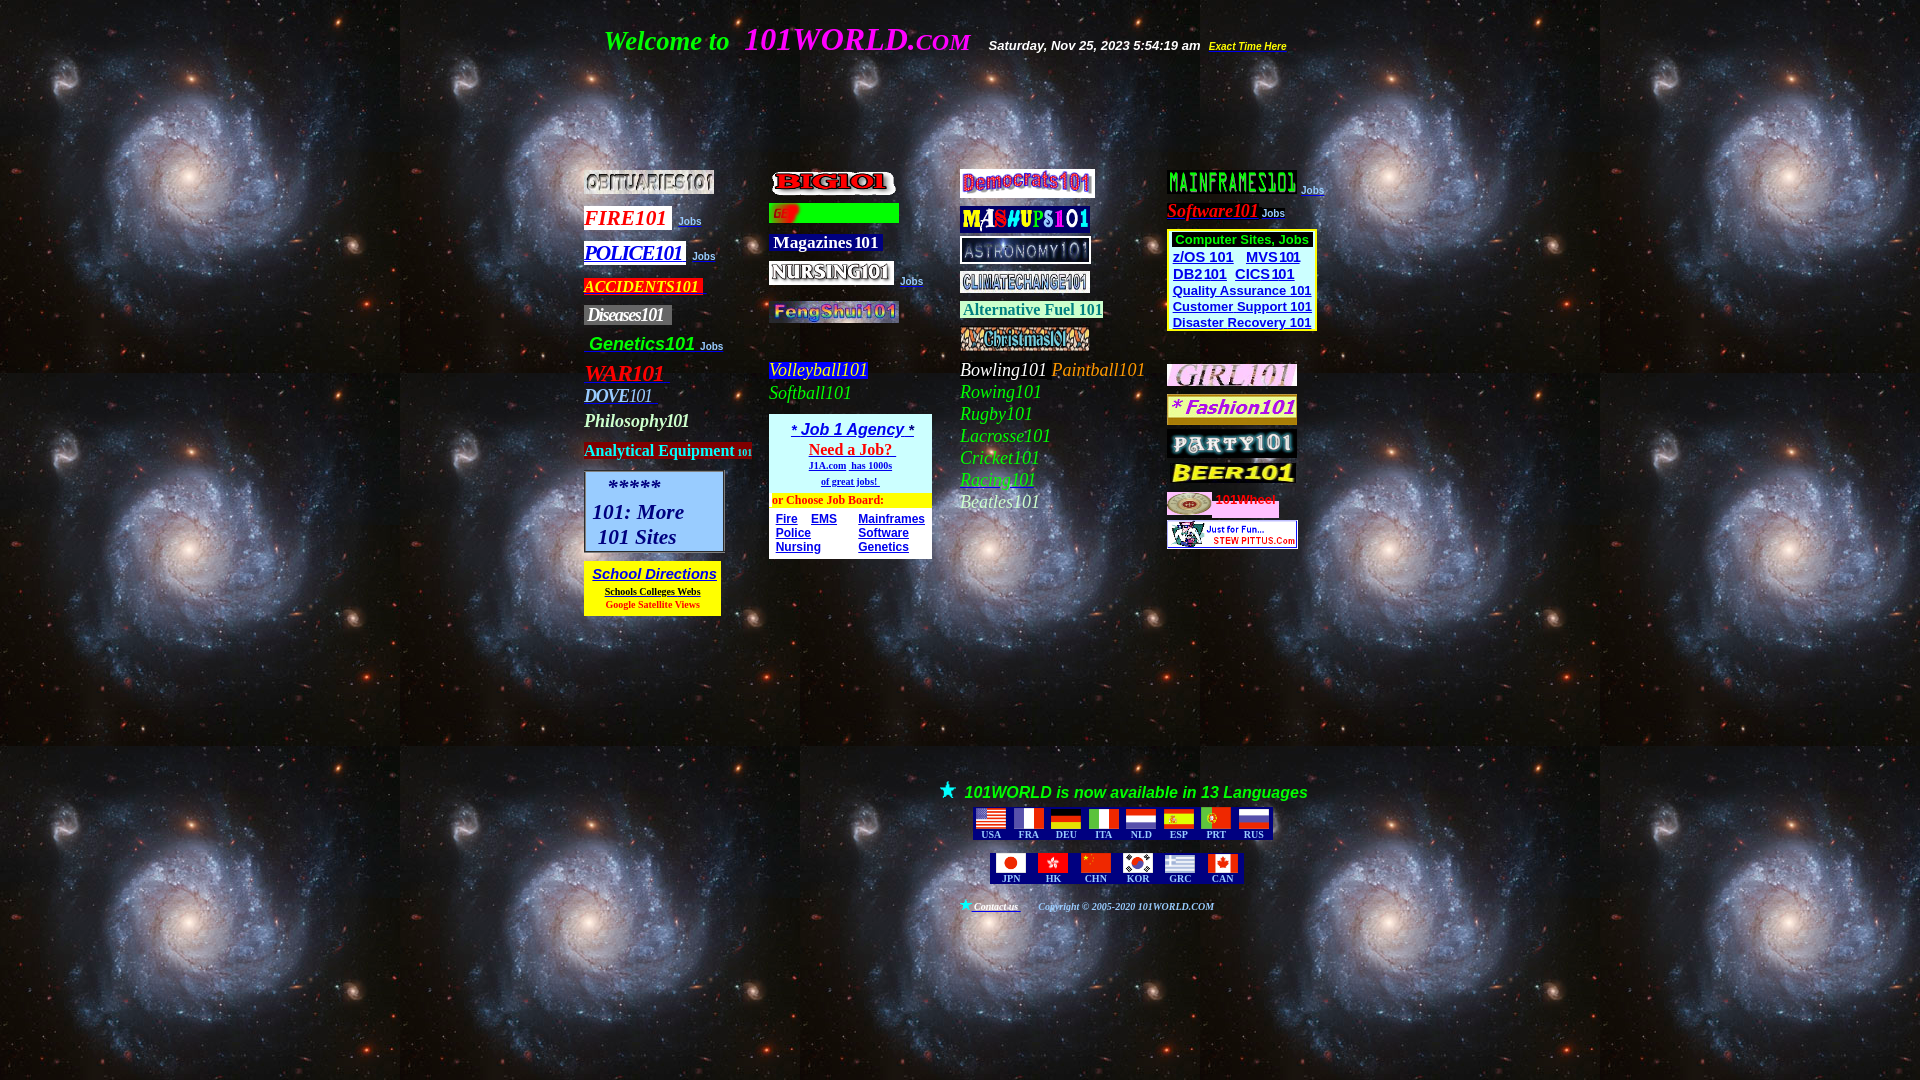 The image size is (1920, 1080). I want to click on 'MVS 101', so click(1245, 256).